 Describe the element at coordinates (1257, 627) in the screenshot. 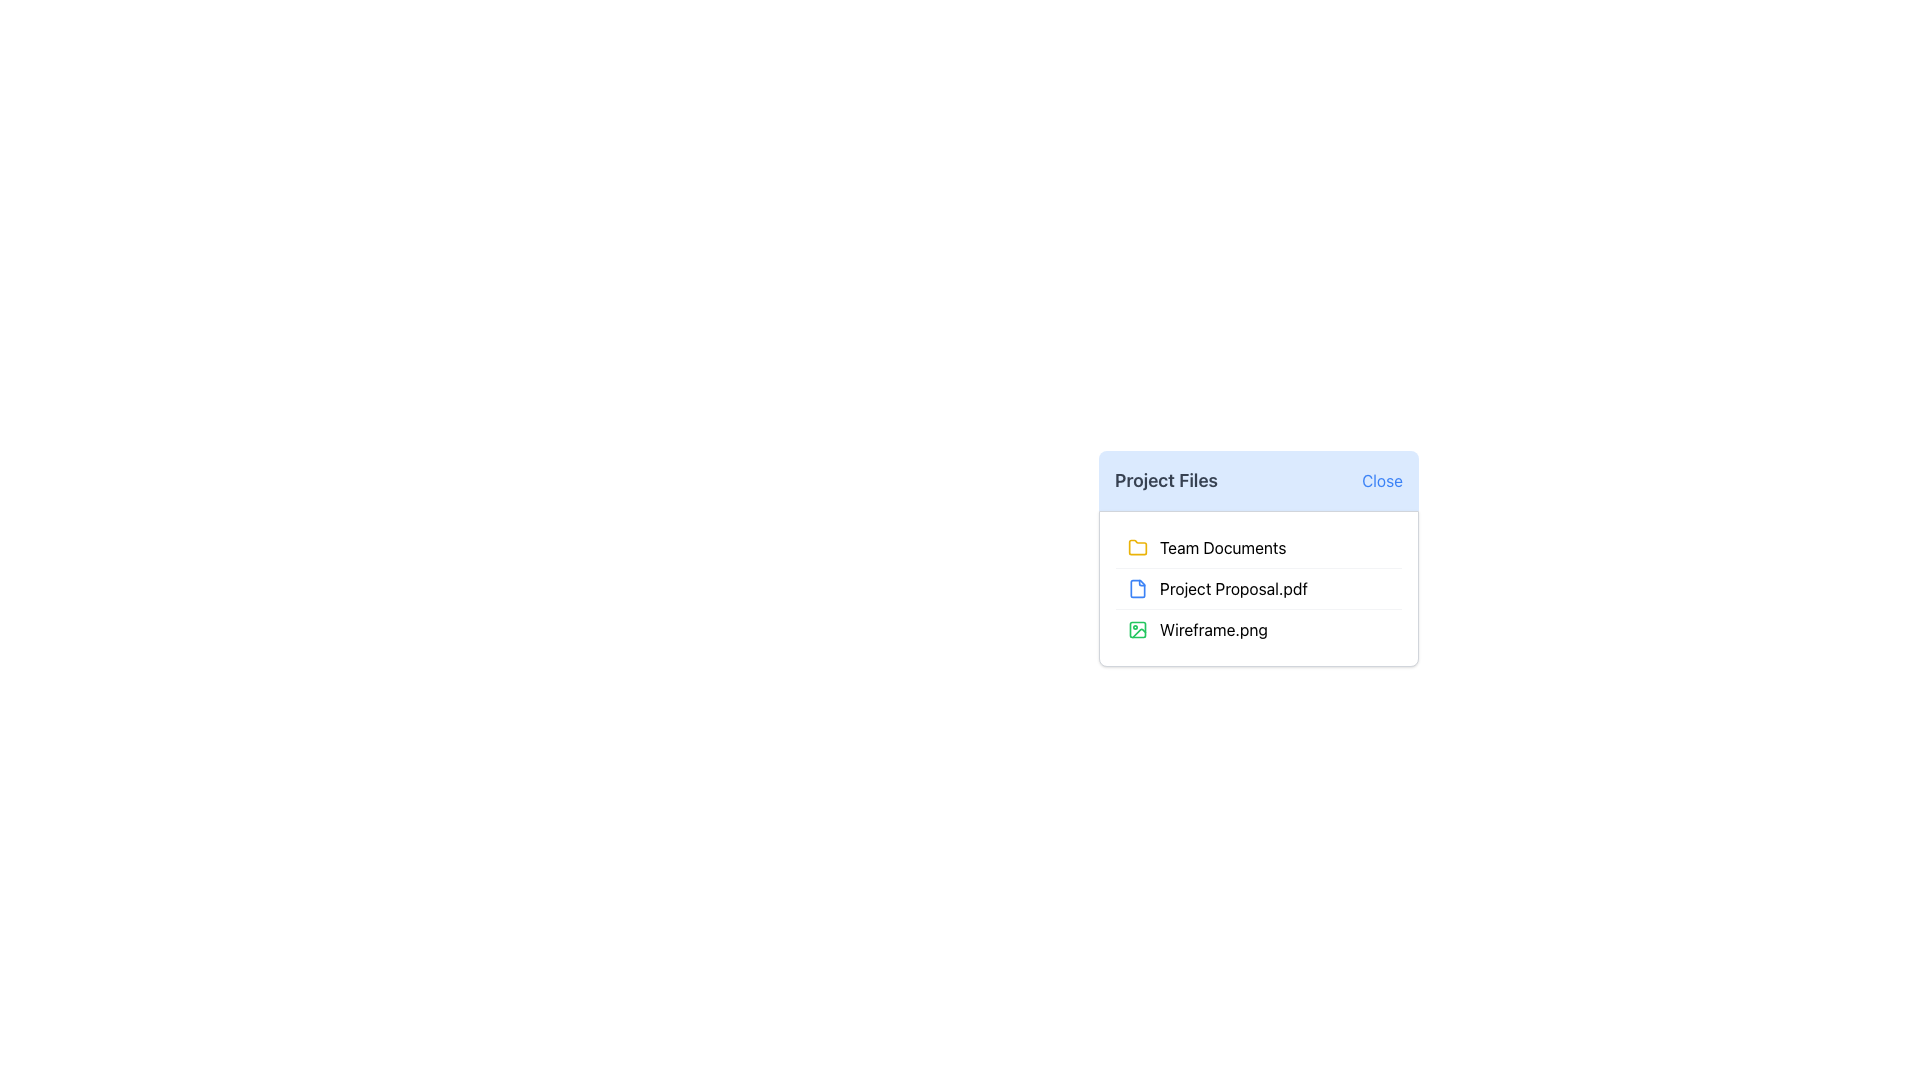

I see `the file entry row labeled 'Wireframe.png' with a green image icon` at that location.